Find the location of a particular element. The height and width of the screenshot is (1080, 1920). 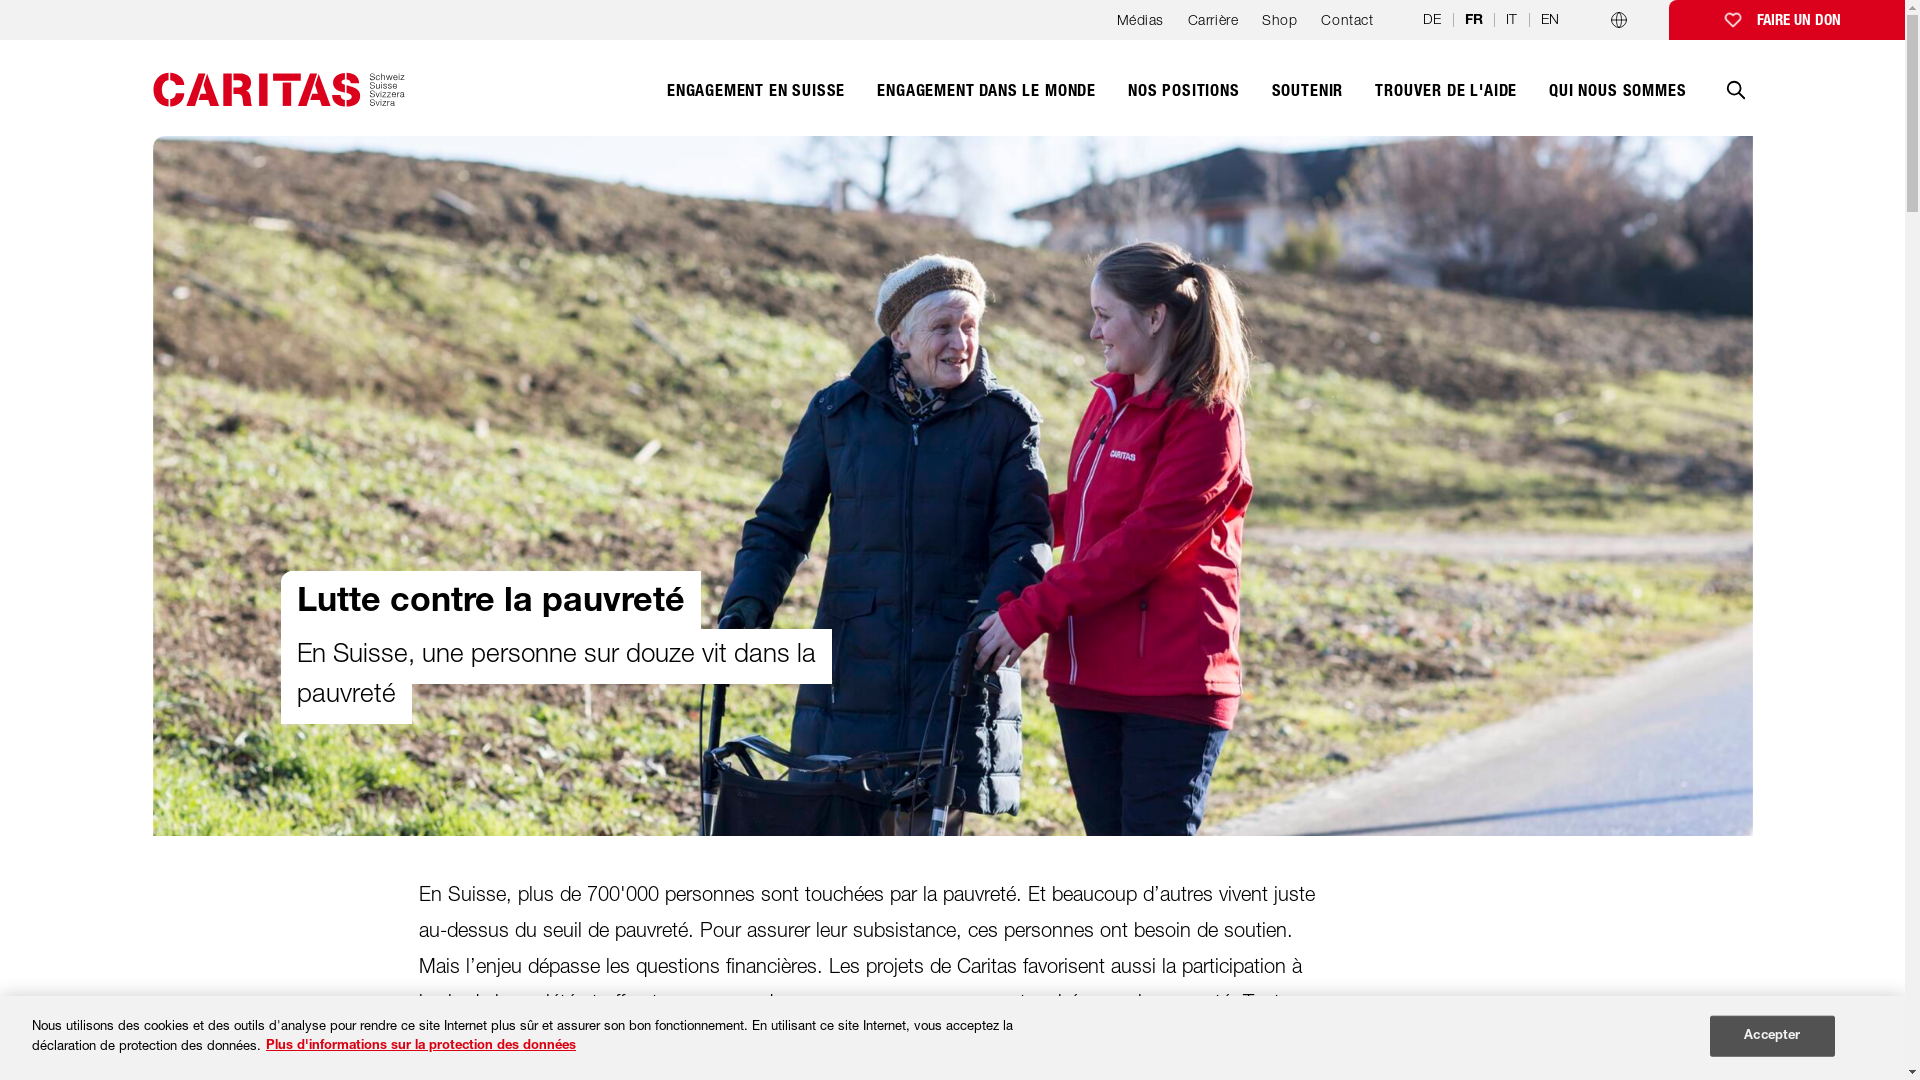

'TROUVER DE L'AIDE' is located at coordinates (1445, 101).